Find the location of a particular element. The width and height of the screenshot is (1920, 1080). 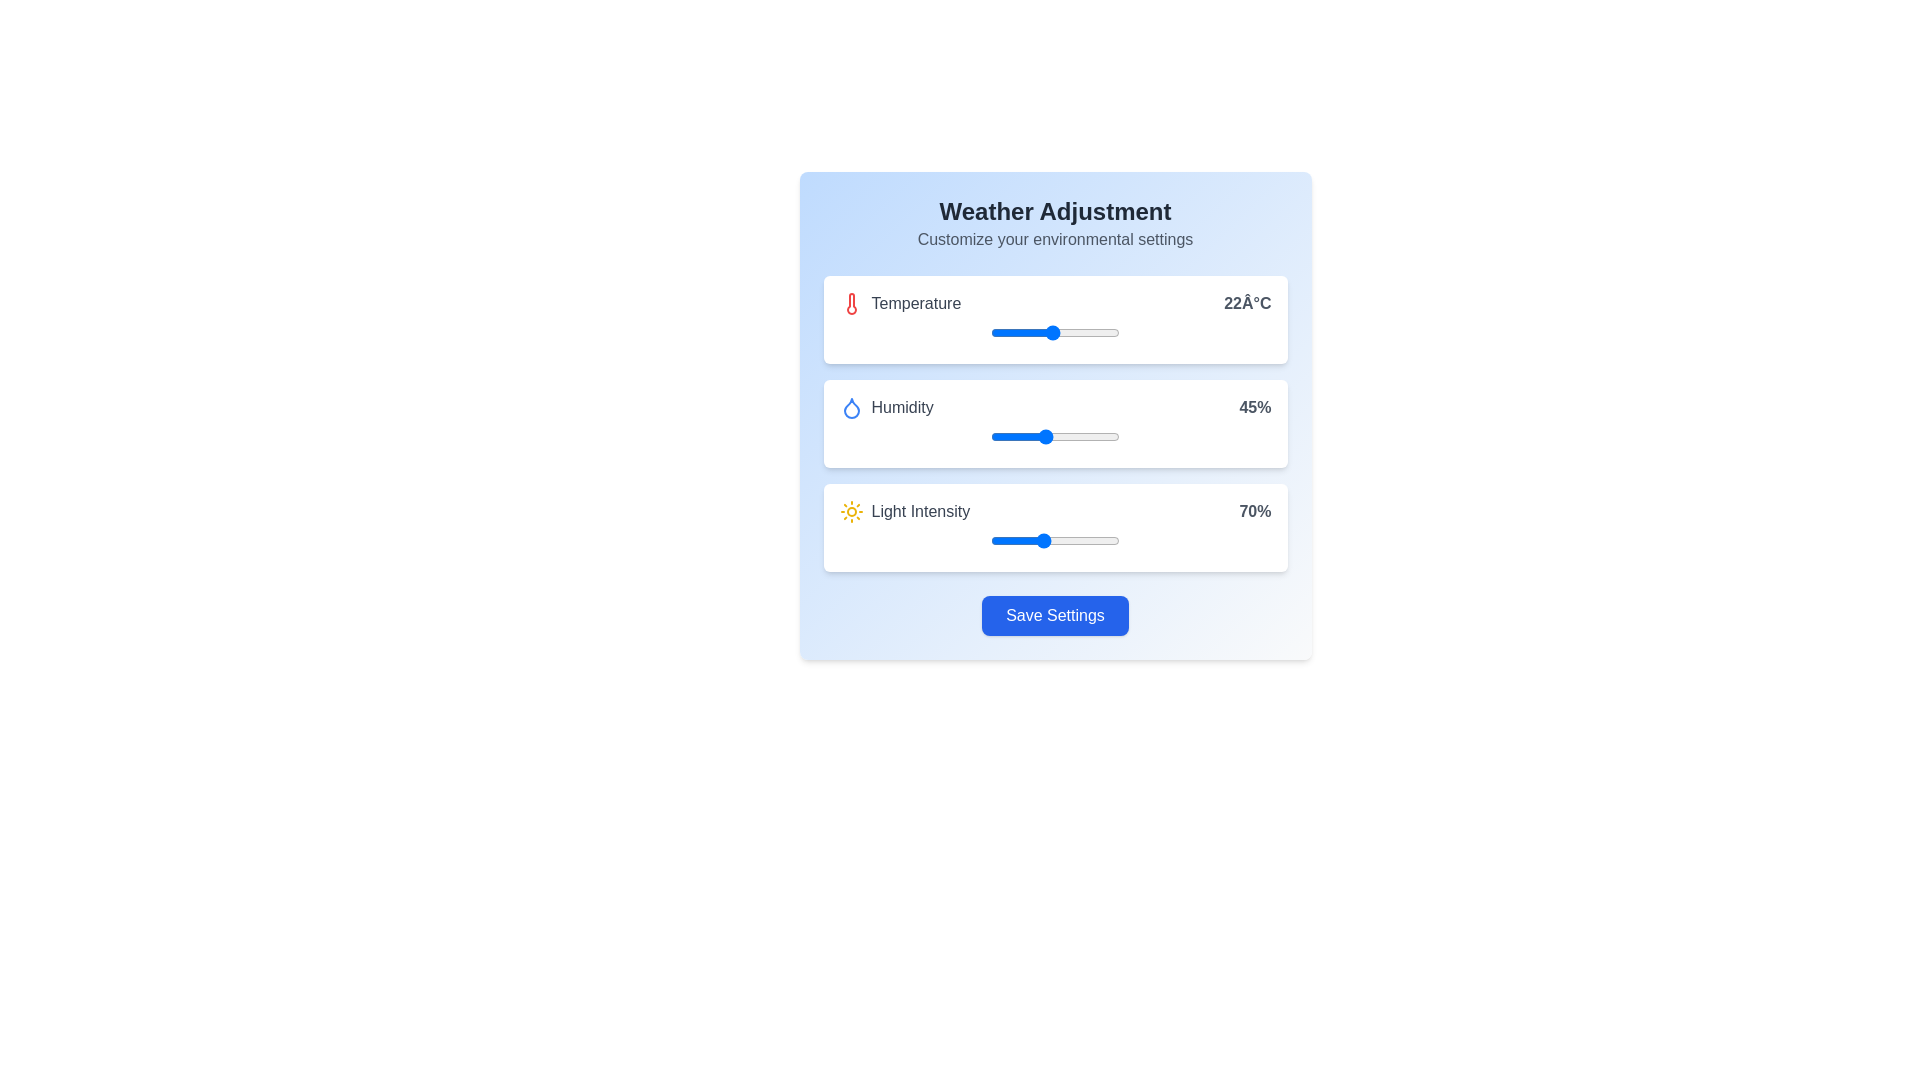

the humidity is located at coordinates (990, 435).